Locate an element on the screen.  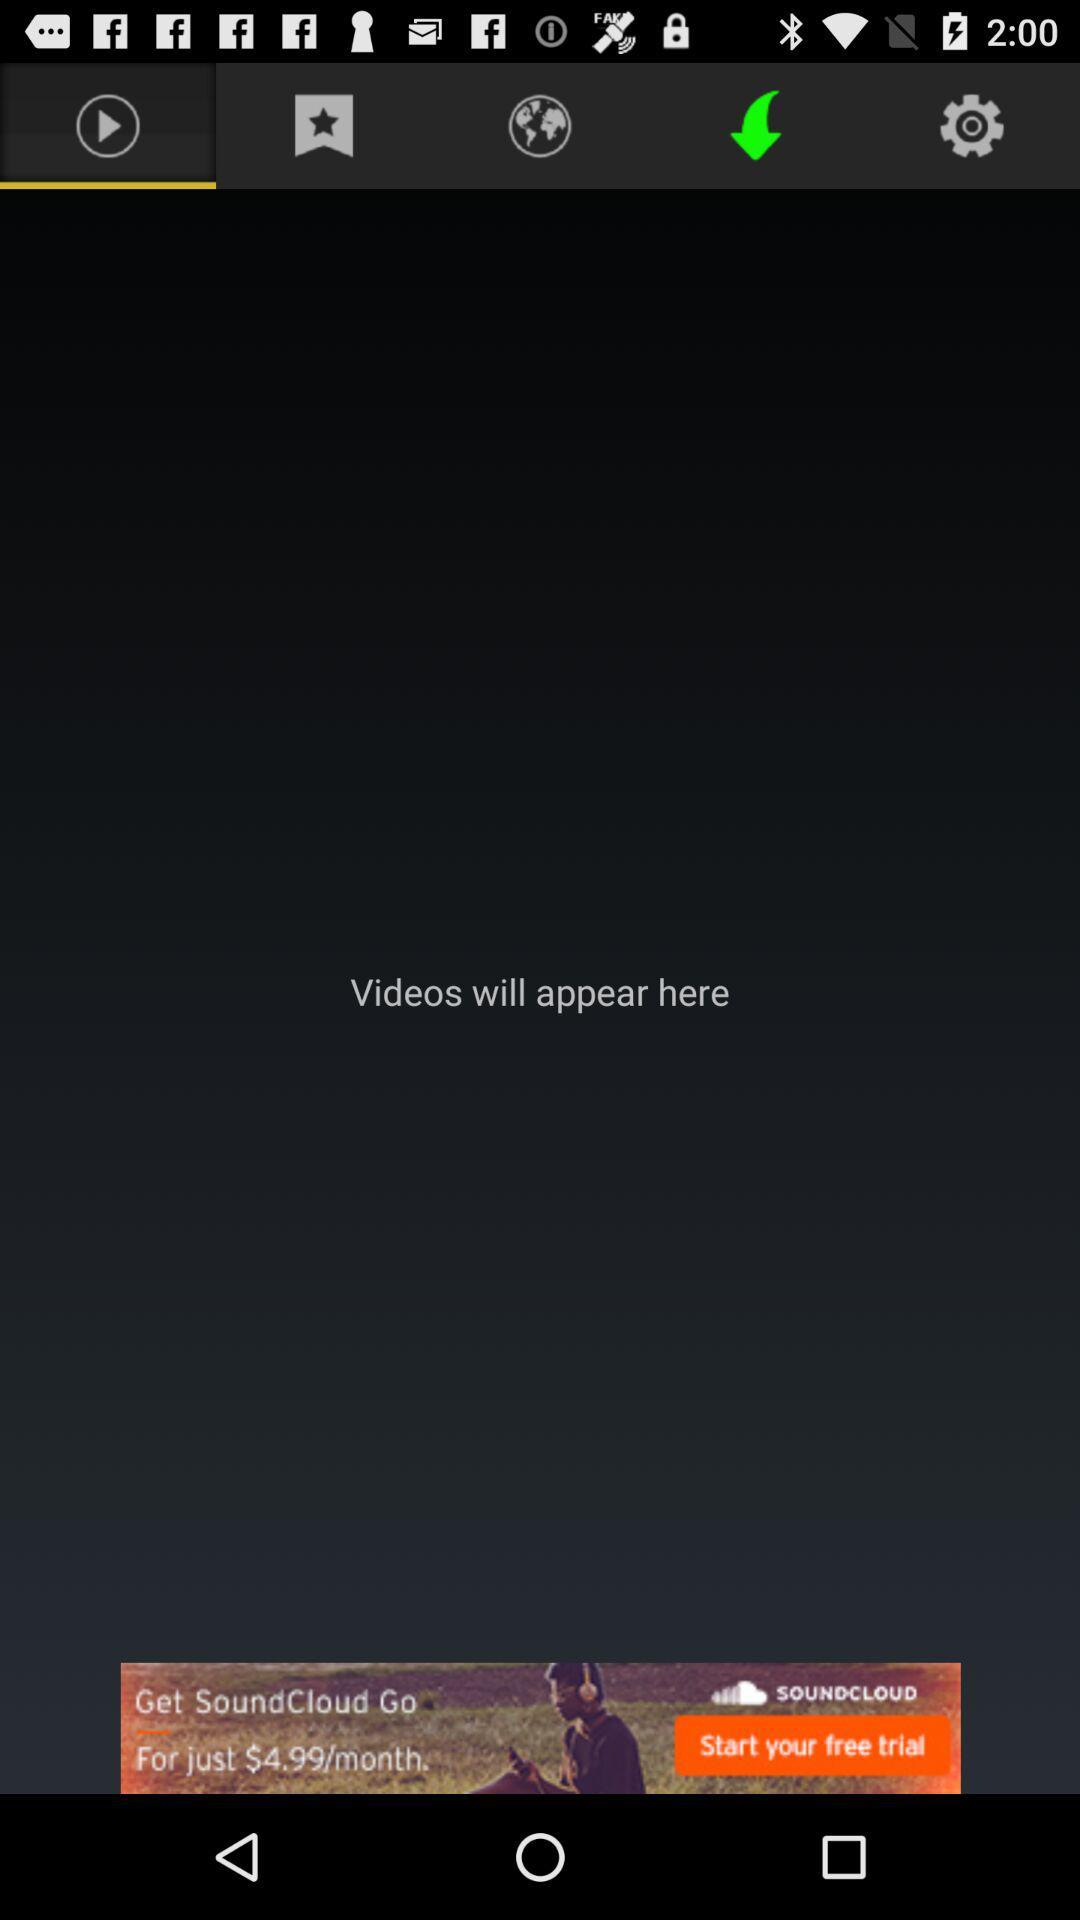
area where videos will appear is located at coordinates (540, 991).